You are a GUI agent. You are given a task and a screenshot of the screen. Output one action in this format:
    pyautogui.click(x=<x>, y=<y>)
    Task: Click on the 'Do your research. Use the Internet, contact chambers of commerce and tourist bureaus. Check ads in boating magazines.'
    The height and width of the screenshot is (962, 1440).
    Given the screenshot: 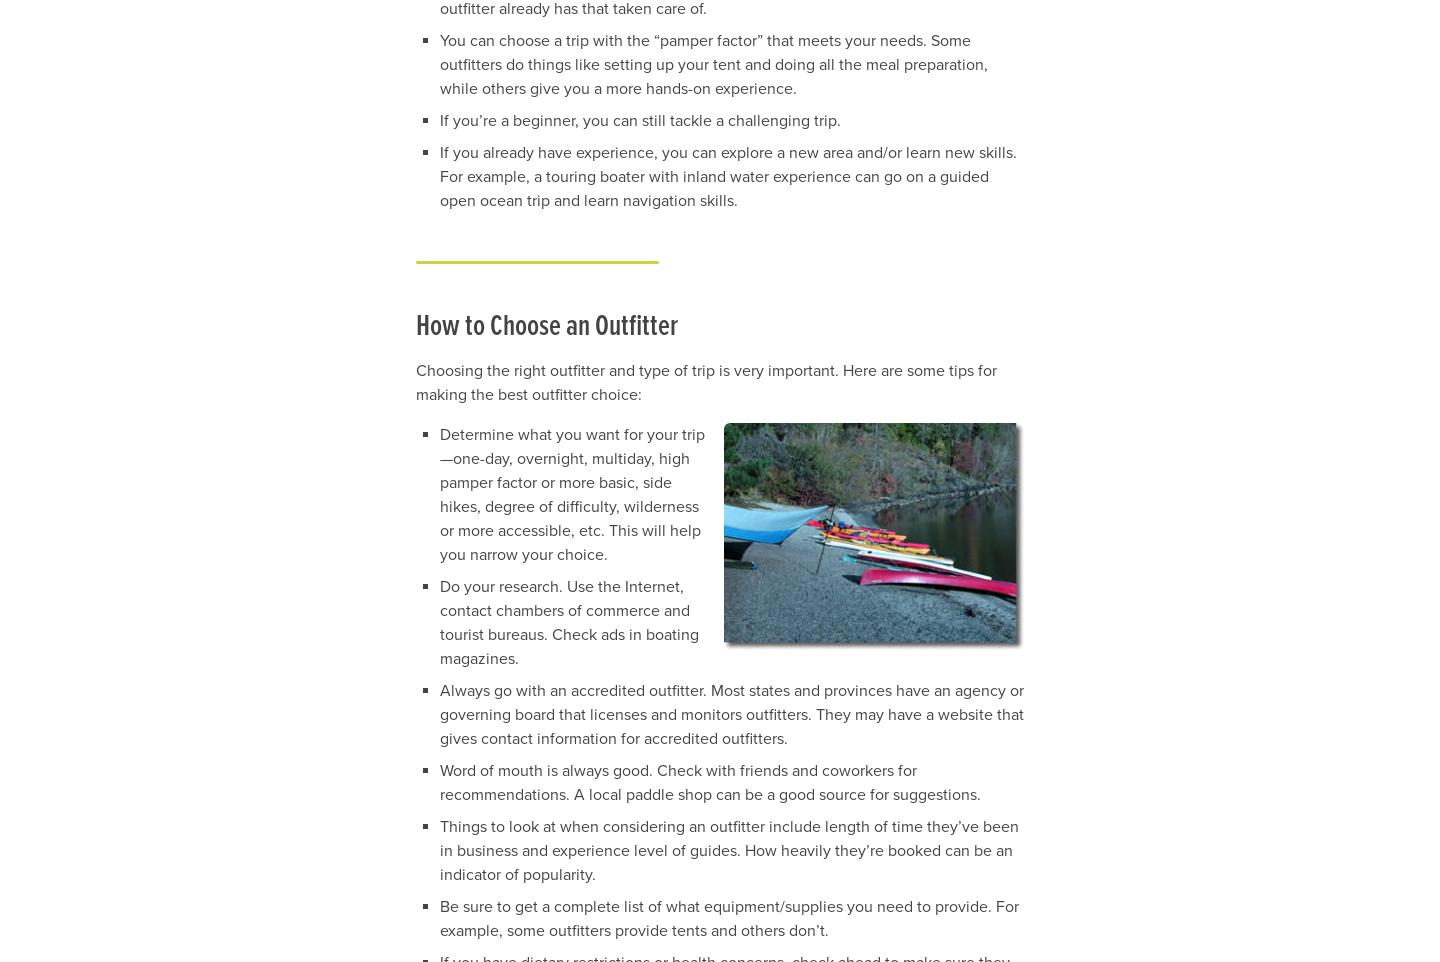 What is the action you would take?
    pyautogui.click(x=569, y=621)
    